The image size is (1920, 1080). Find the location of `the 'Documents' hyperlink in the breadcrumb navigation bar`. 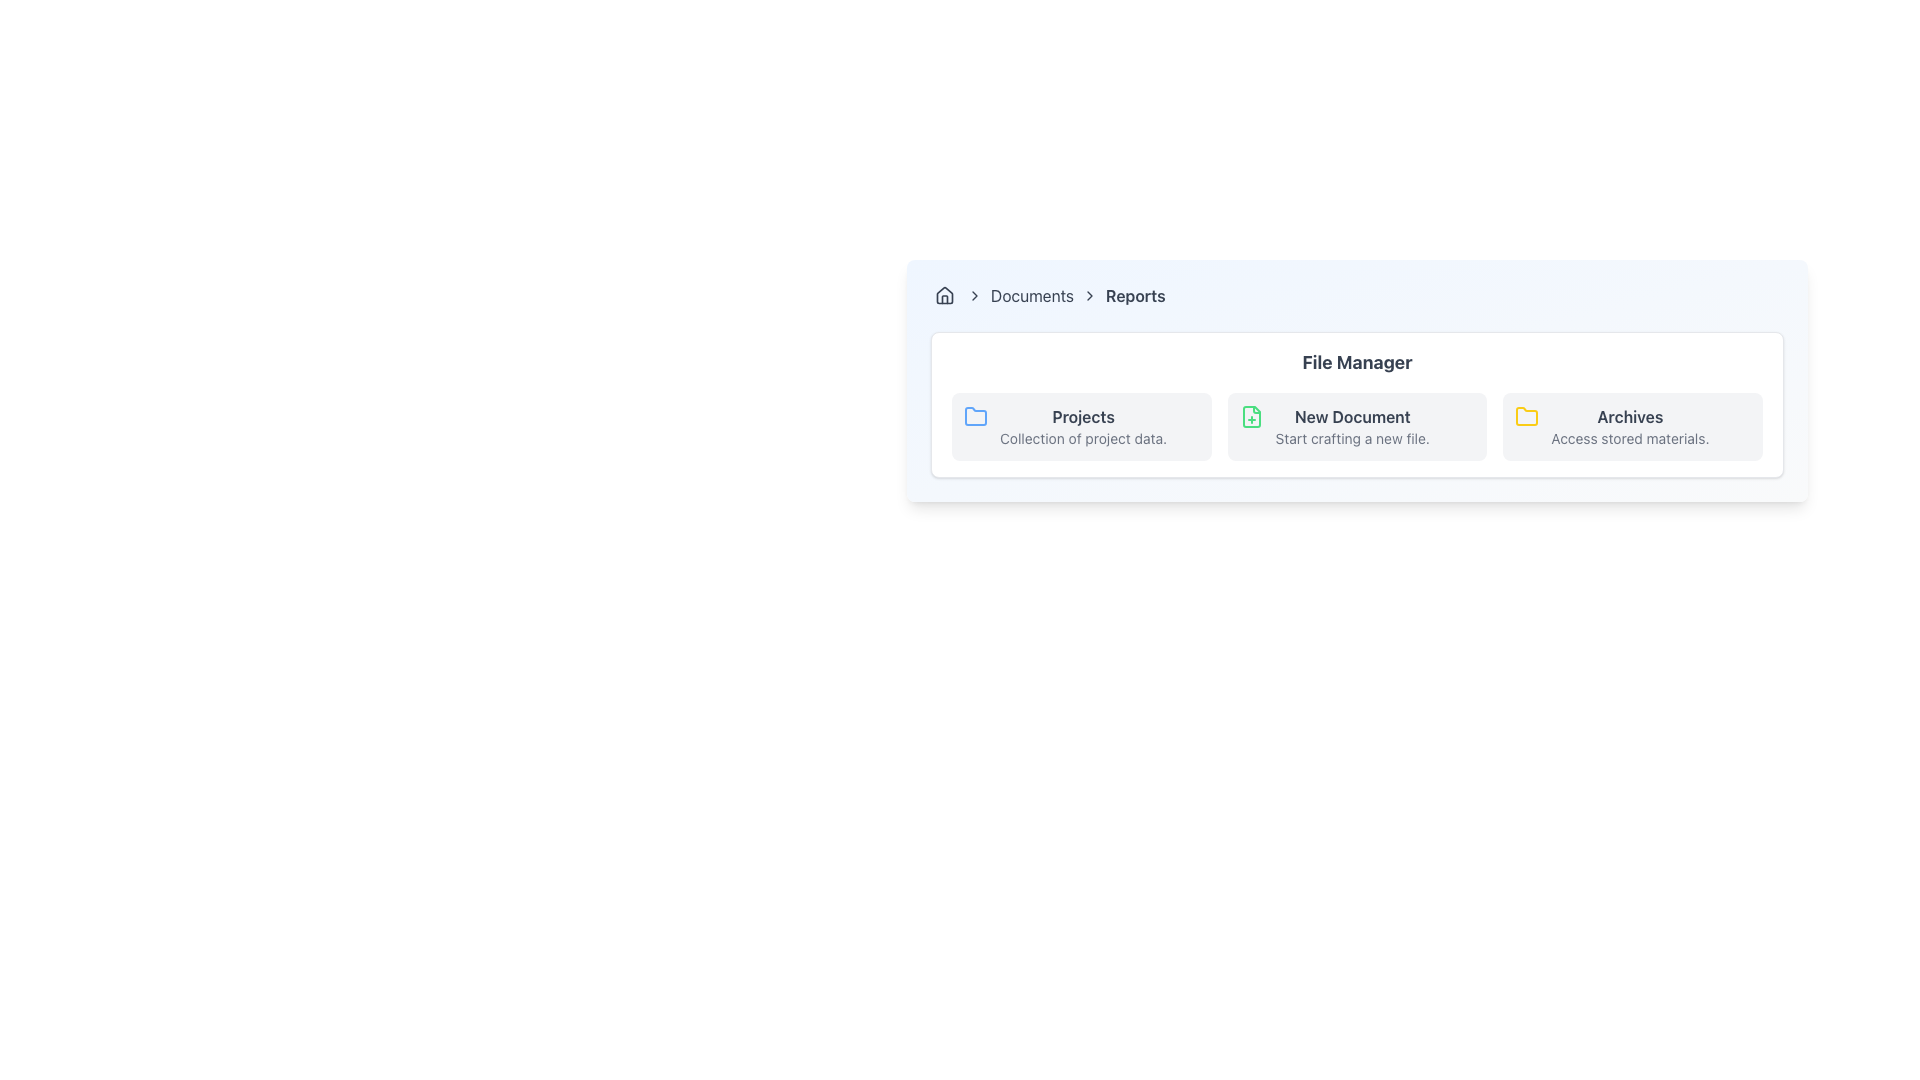

the 'Documents' hyperlink in the breadcrumb navigation bar is located at coordinates (1032, 296).